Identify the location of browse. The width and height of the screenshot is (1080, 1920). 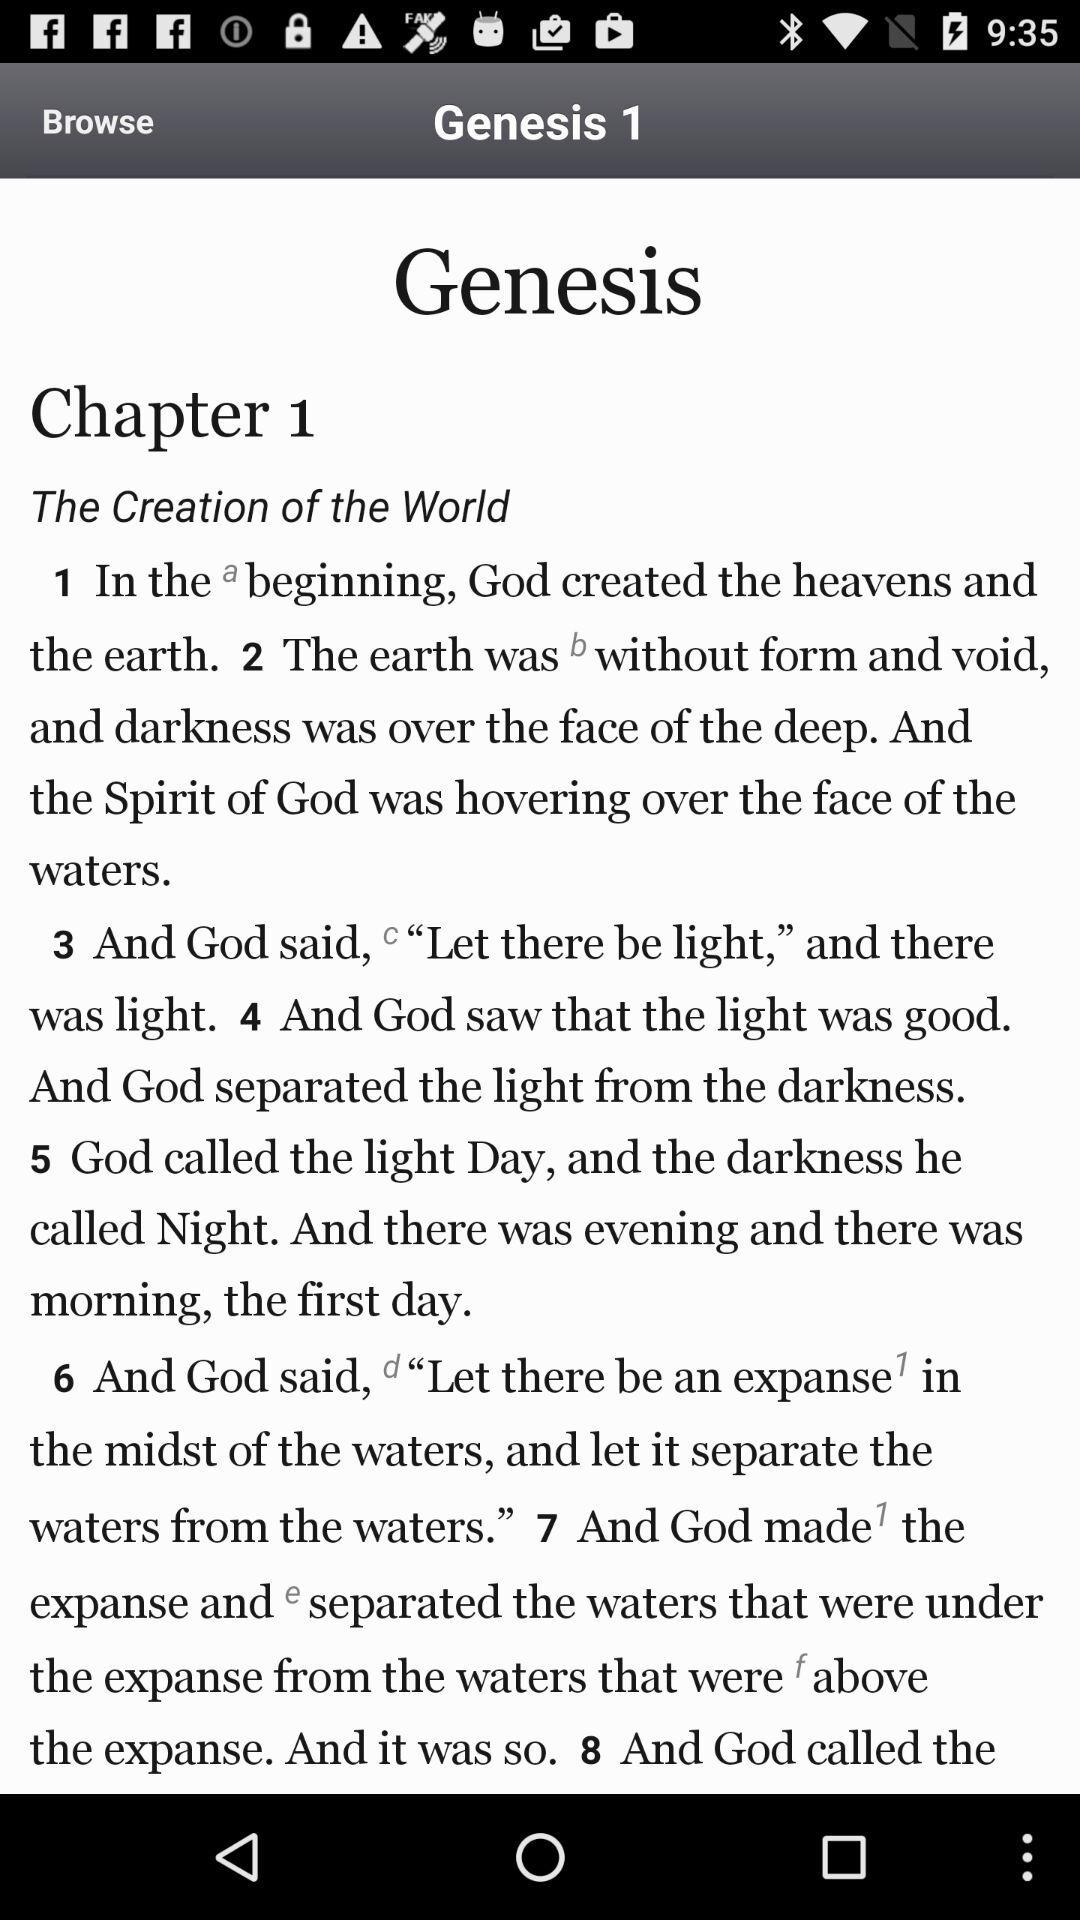
(97, 119).